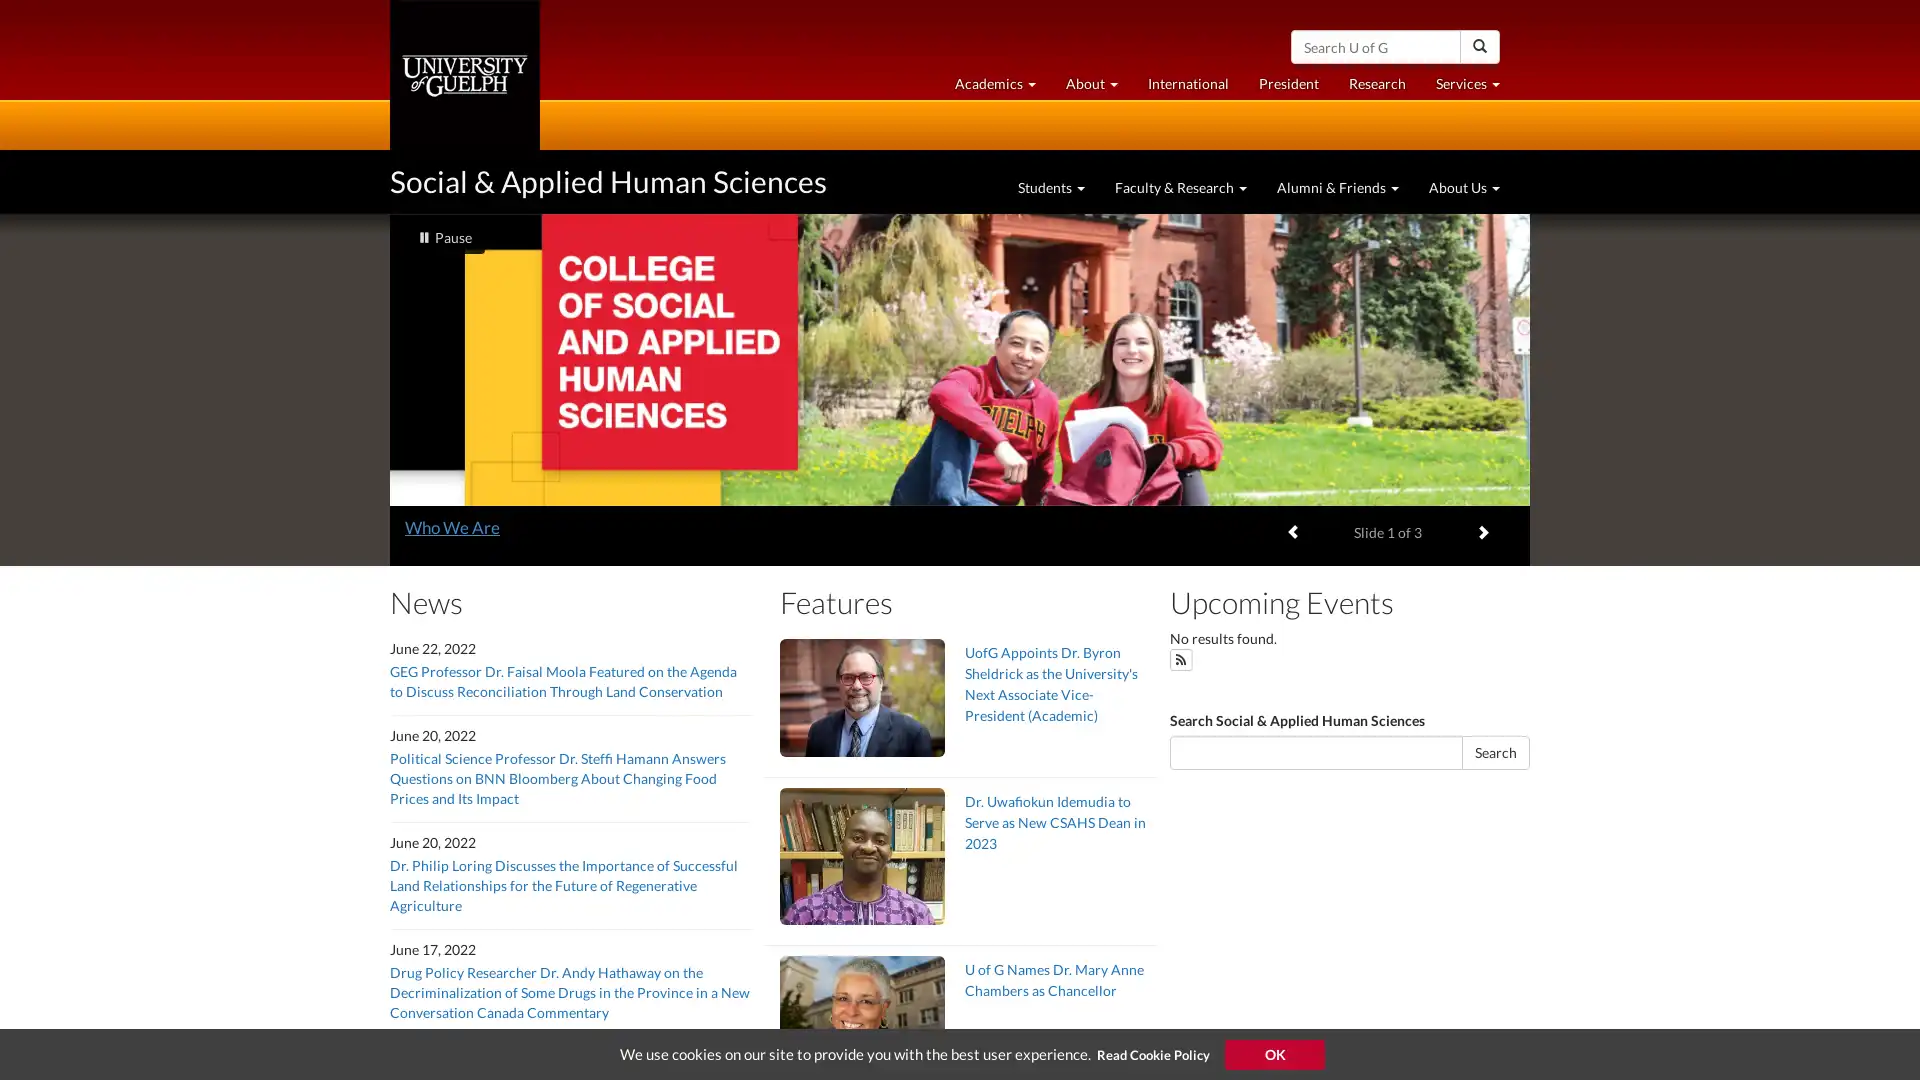  I want to click on About University of Guelph, so click(1090, 83).